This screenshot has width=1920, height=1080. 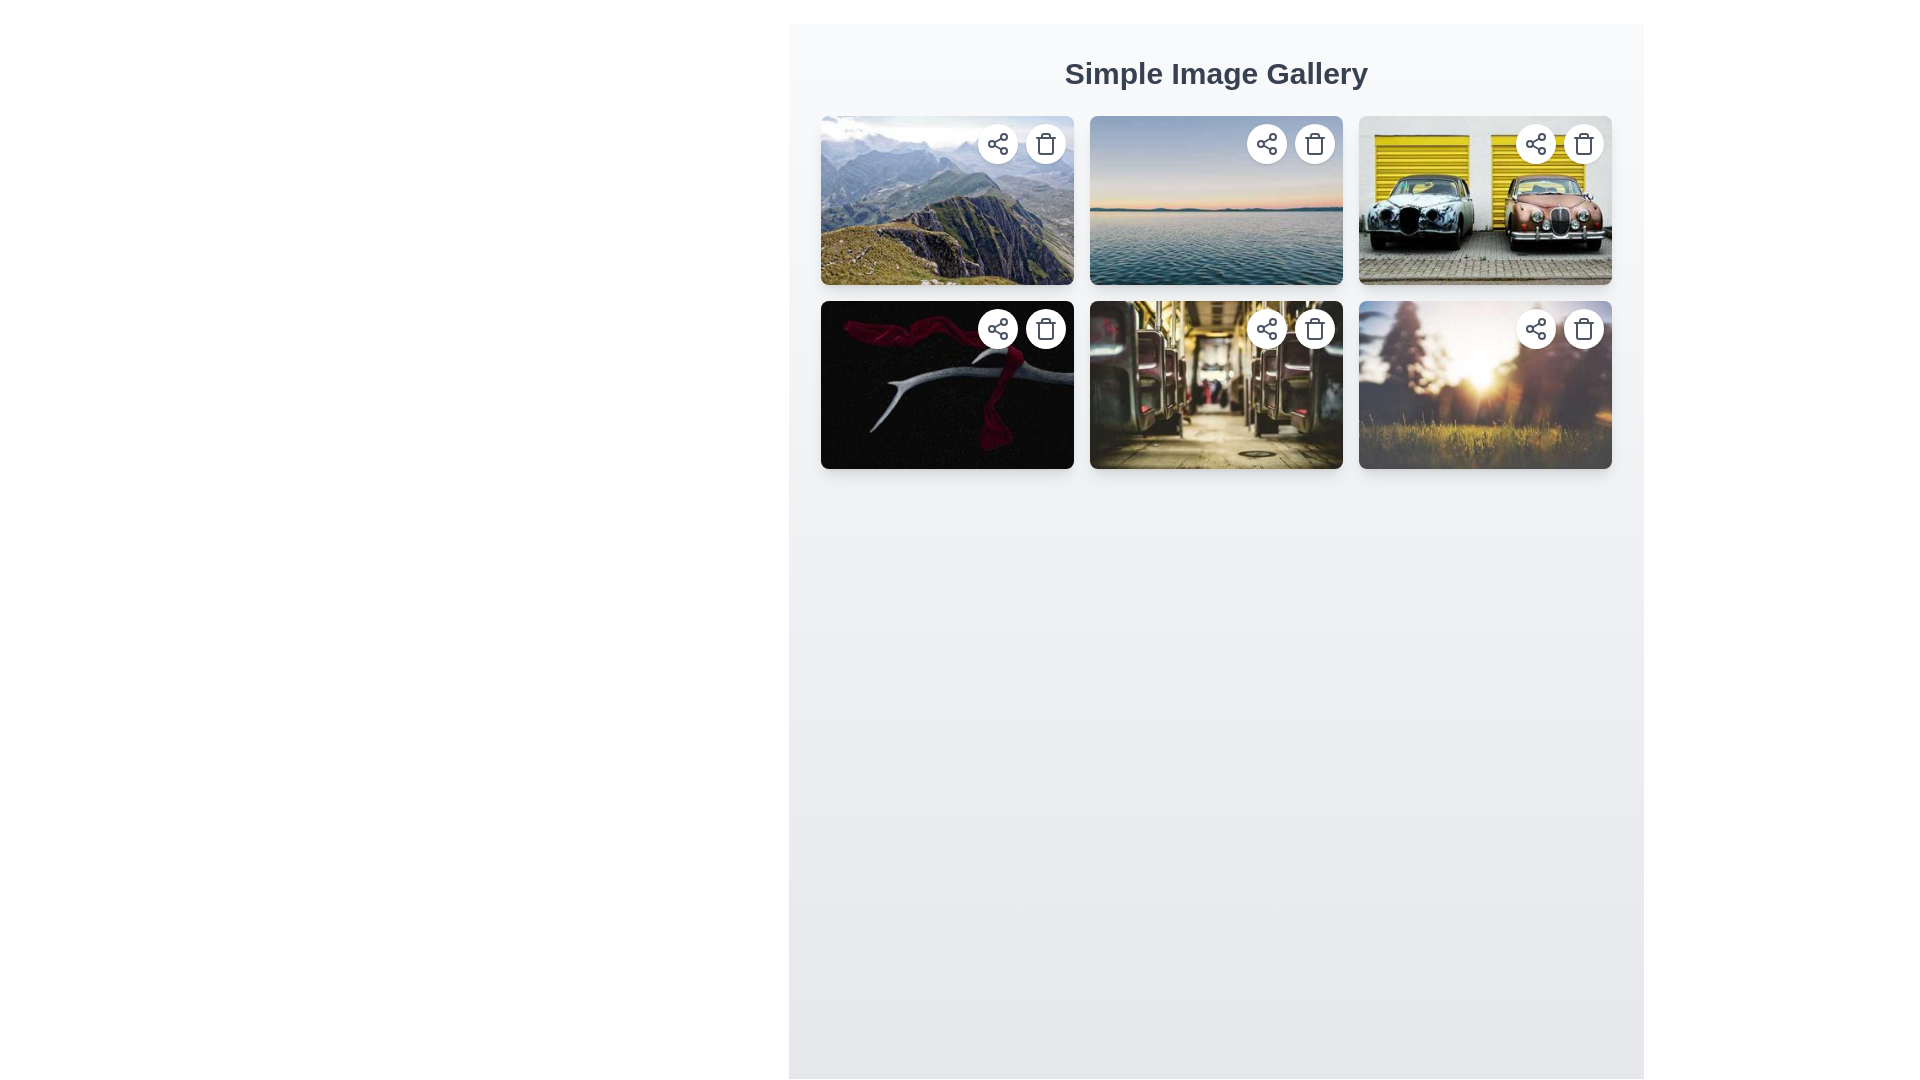 What do you see at coordinates (1315, 142) in the screenshot?
I see `the Trashcan icon button located in the top-right corner of the second image in the top row of the 3x2 image gallery layout` at bounding box center [1315, 142].